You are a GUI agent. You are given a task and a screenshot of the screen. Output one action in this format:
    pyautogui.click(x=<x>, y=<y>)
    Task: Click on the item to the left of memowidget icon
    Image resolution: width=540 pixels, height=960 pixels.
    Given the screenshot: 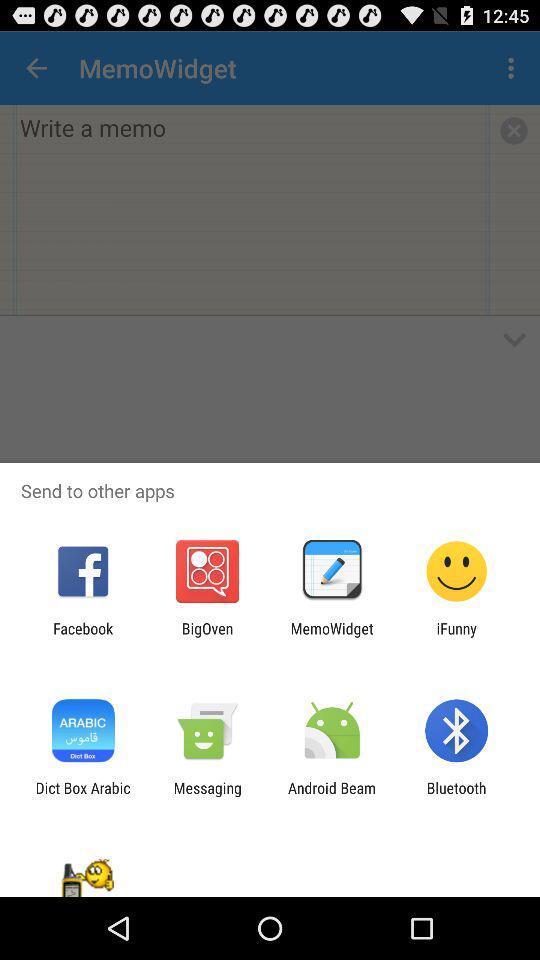 What is the action you would take?
    pyautogui.click(x=206, y=636)
    